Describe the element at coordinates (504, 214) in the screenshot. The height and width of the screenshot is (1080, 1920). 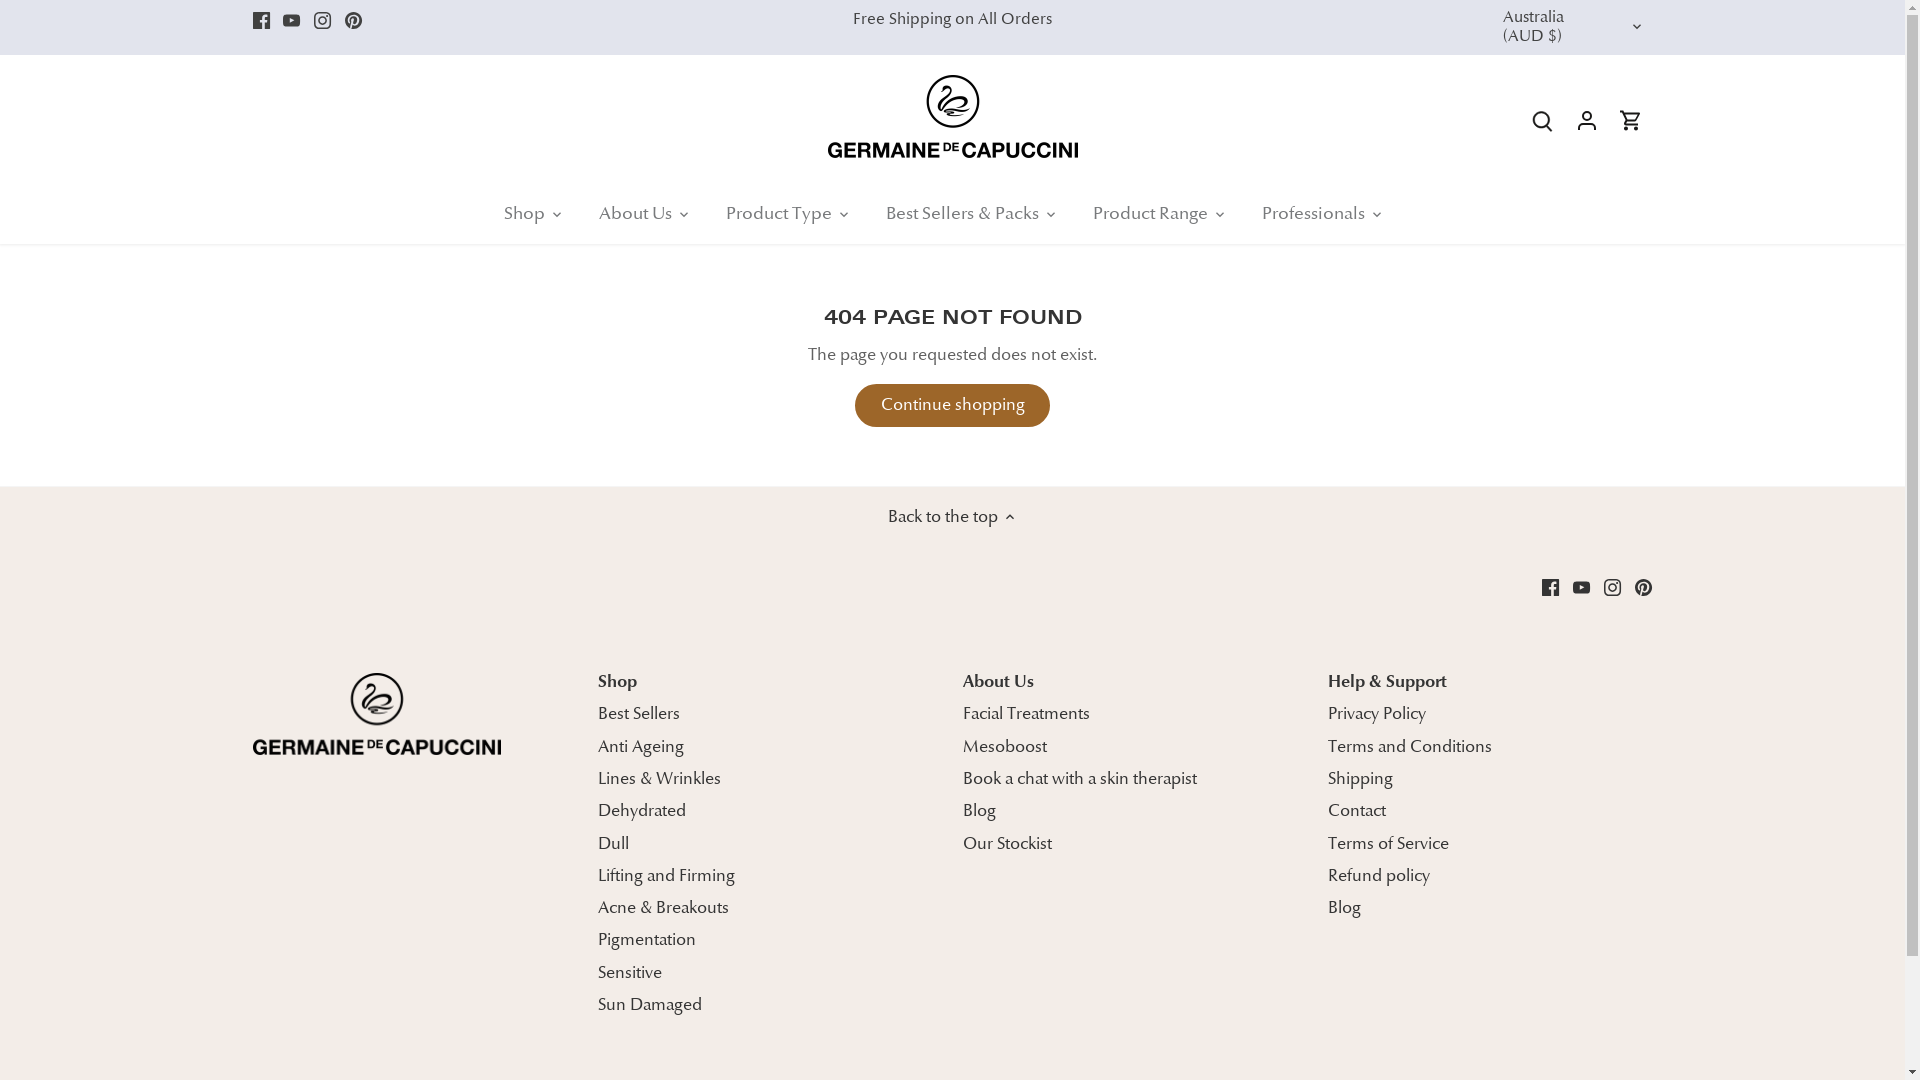
I see `'Shop'` at that location.